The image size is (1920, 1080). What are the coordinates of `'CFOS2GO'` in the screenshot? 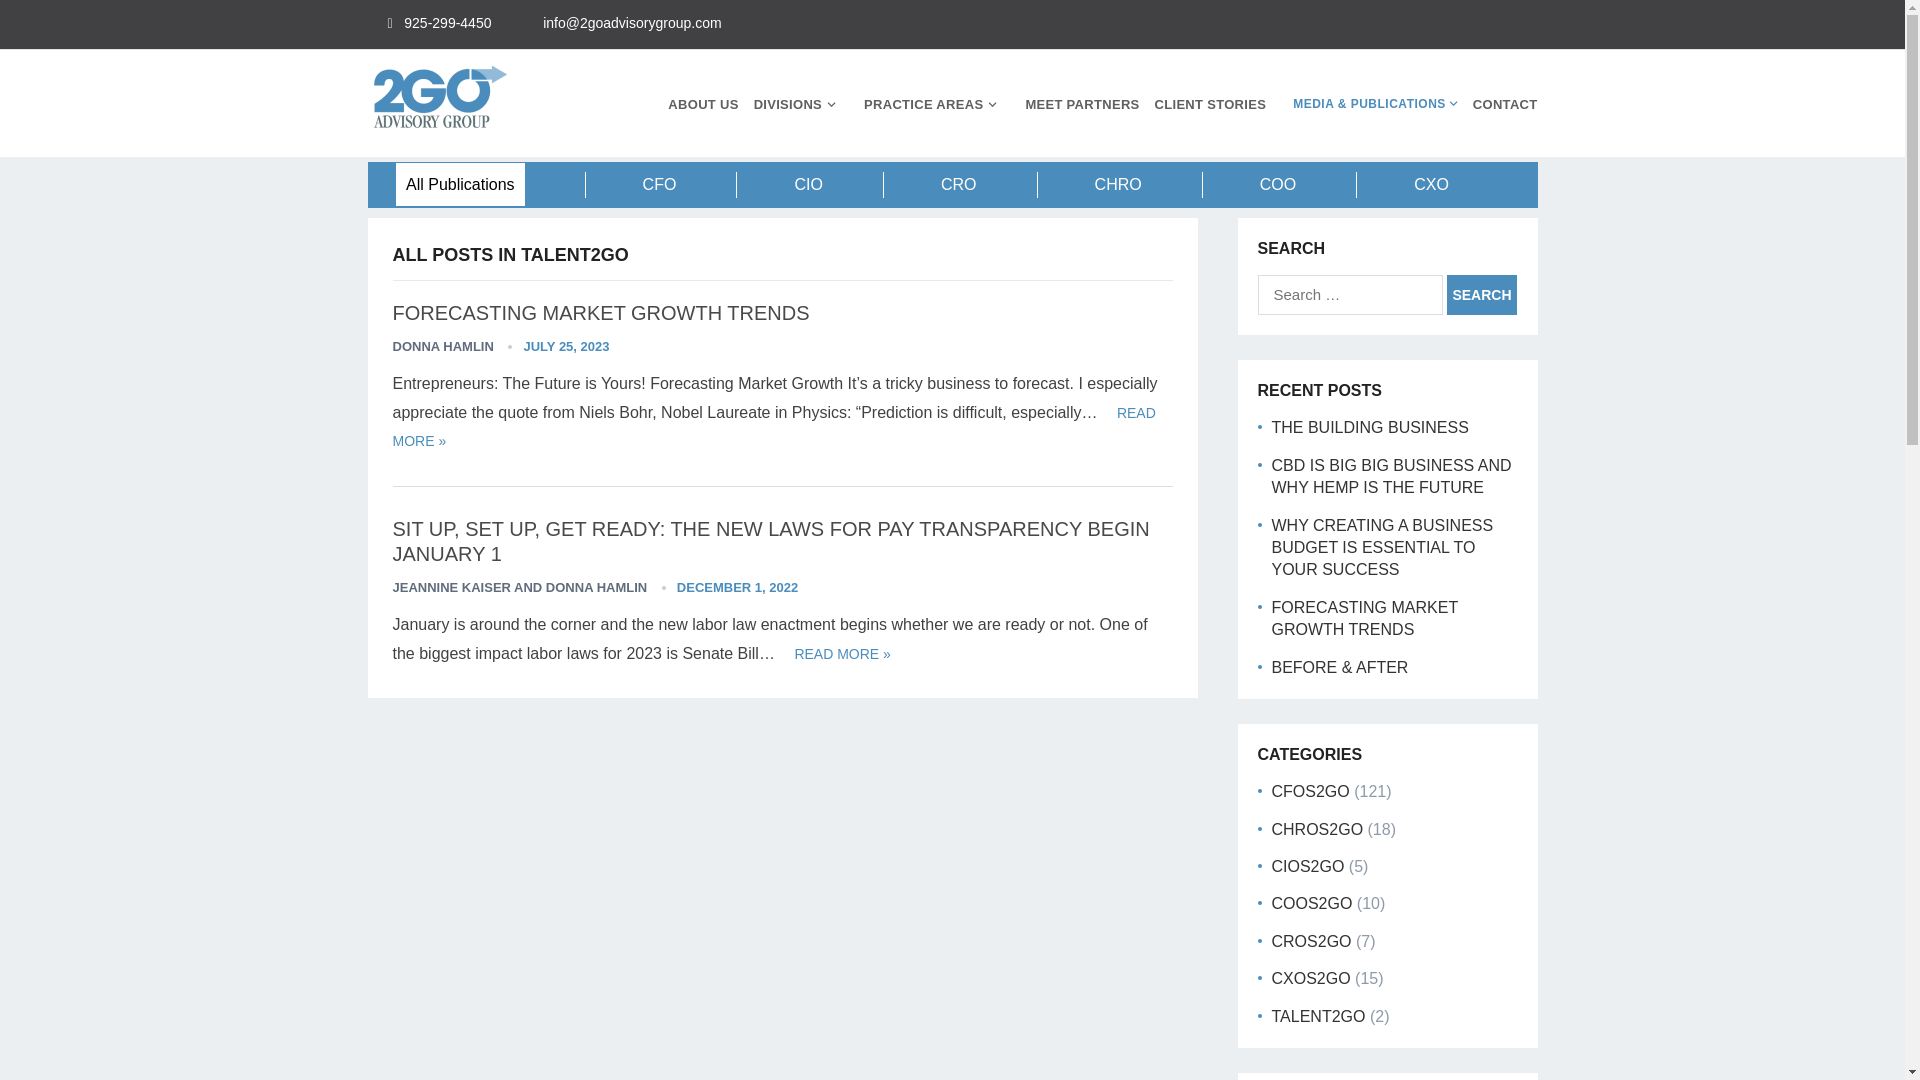 It's located at (1310, 790).